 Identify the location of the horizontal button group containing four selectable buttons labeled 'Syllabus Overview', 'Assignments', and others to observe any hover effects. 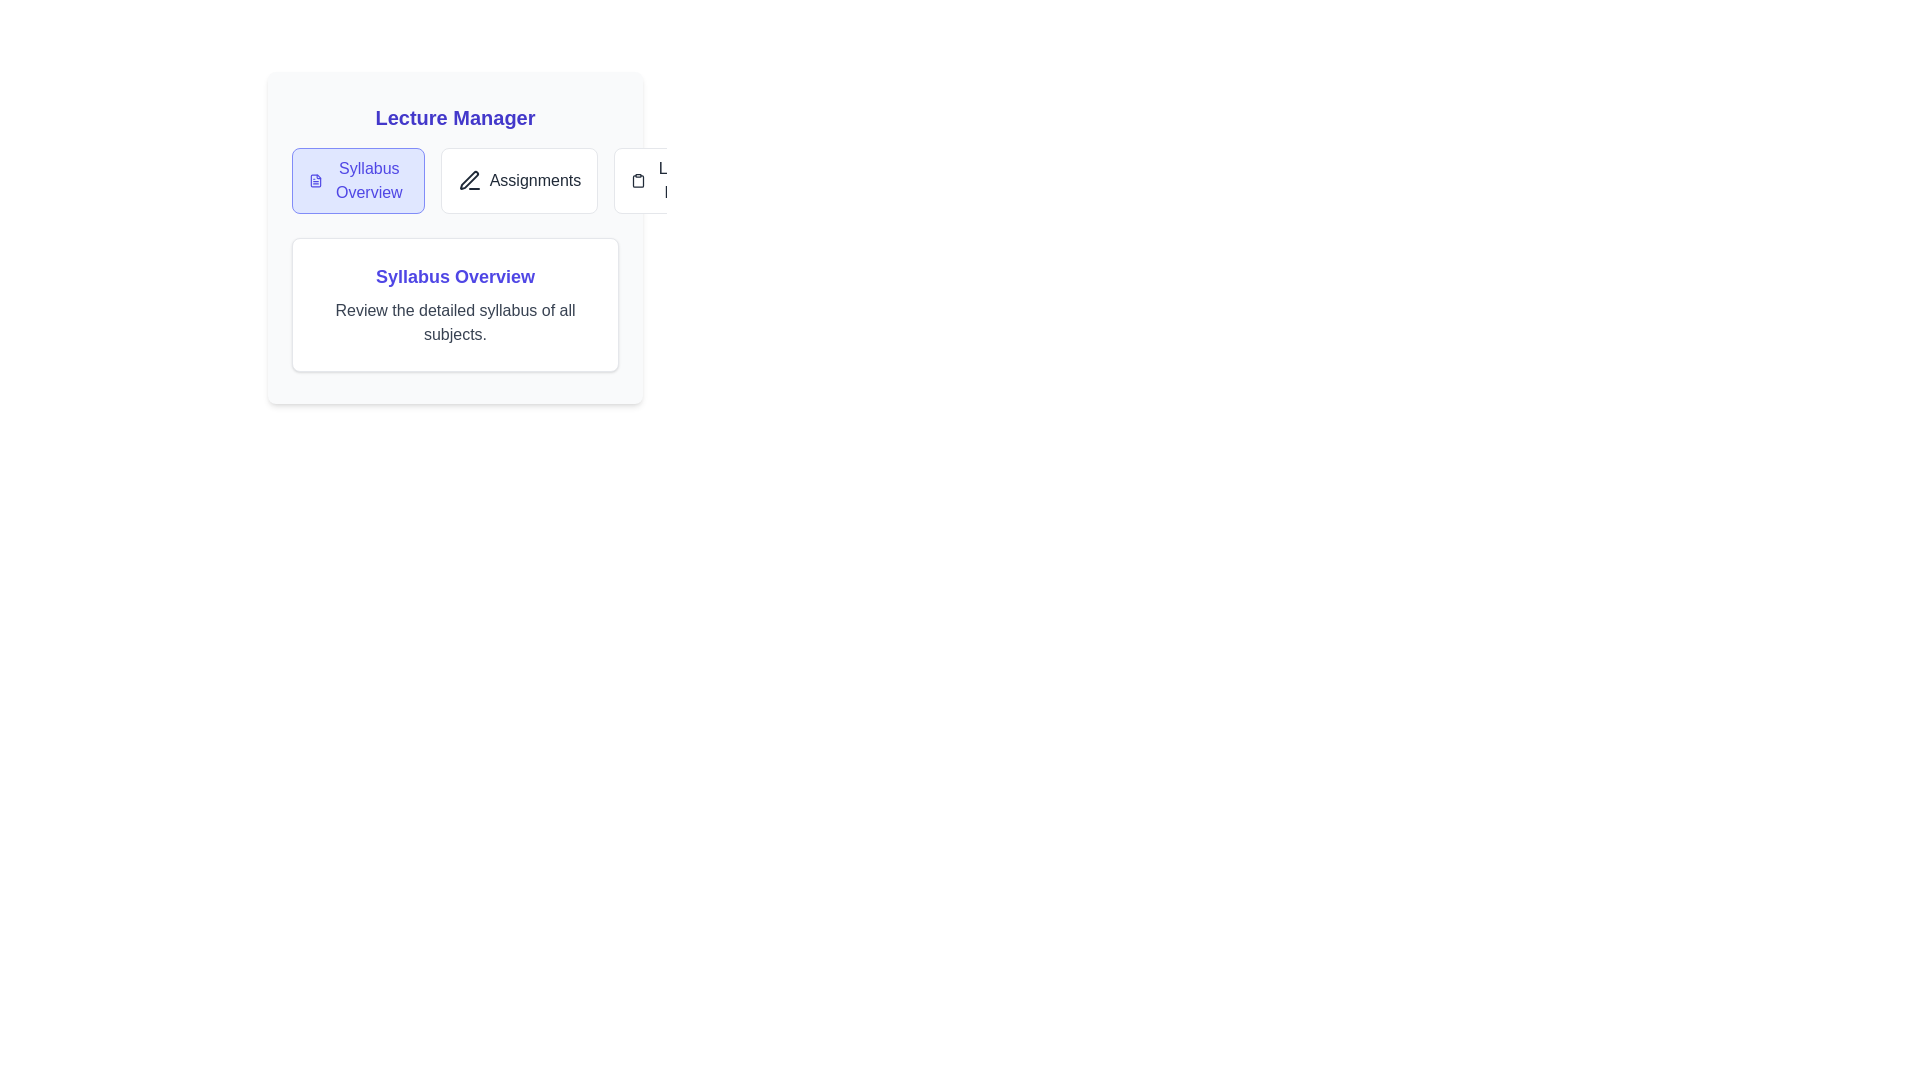
(454, 181).